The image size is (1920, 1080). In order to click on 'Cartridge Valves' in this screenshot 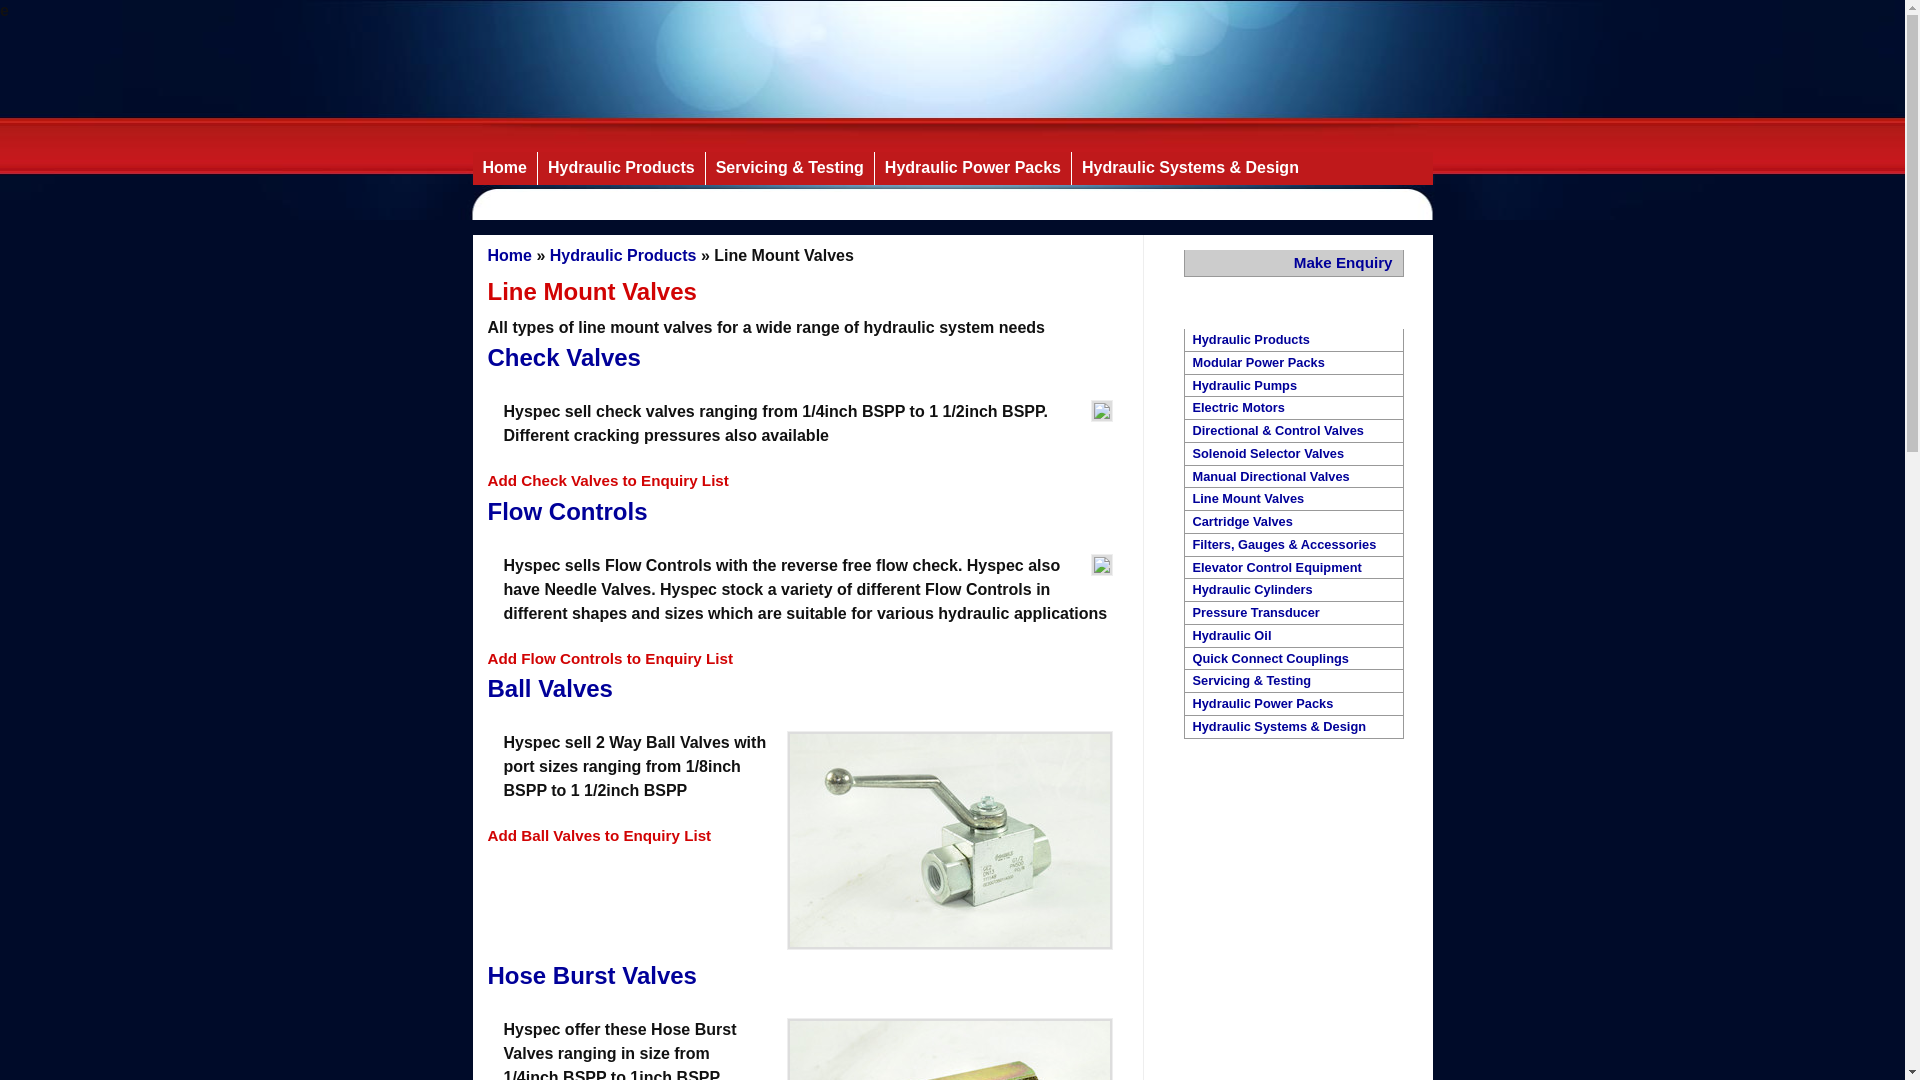, I will do `click(1292, 521)`.